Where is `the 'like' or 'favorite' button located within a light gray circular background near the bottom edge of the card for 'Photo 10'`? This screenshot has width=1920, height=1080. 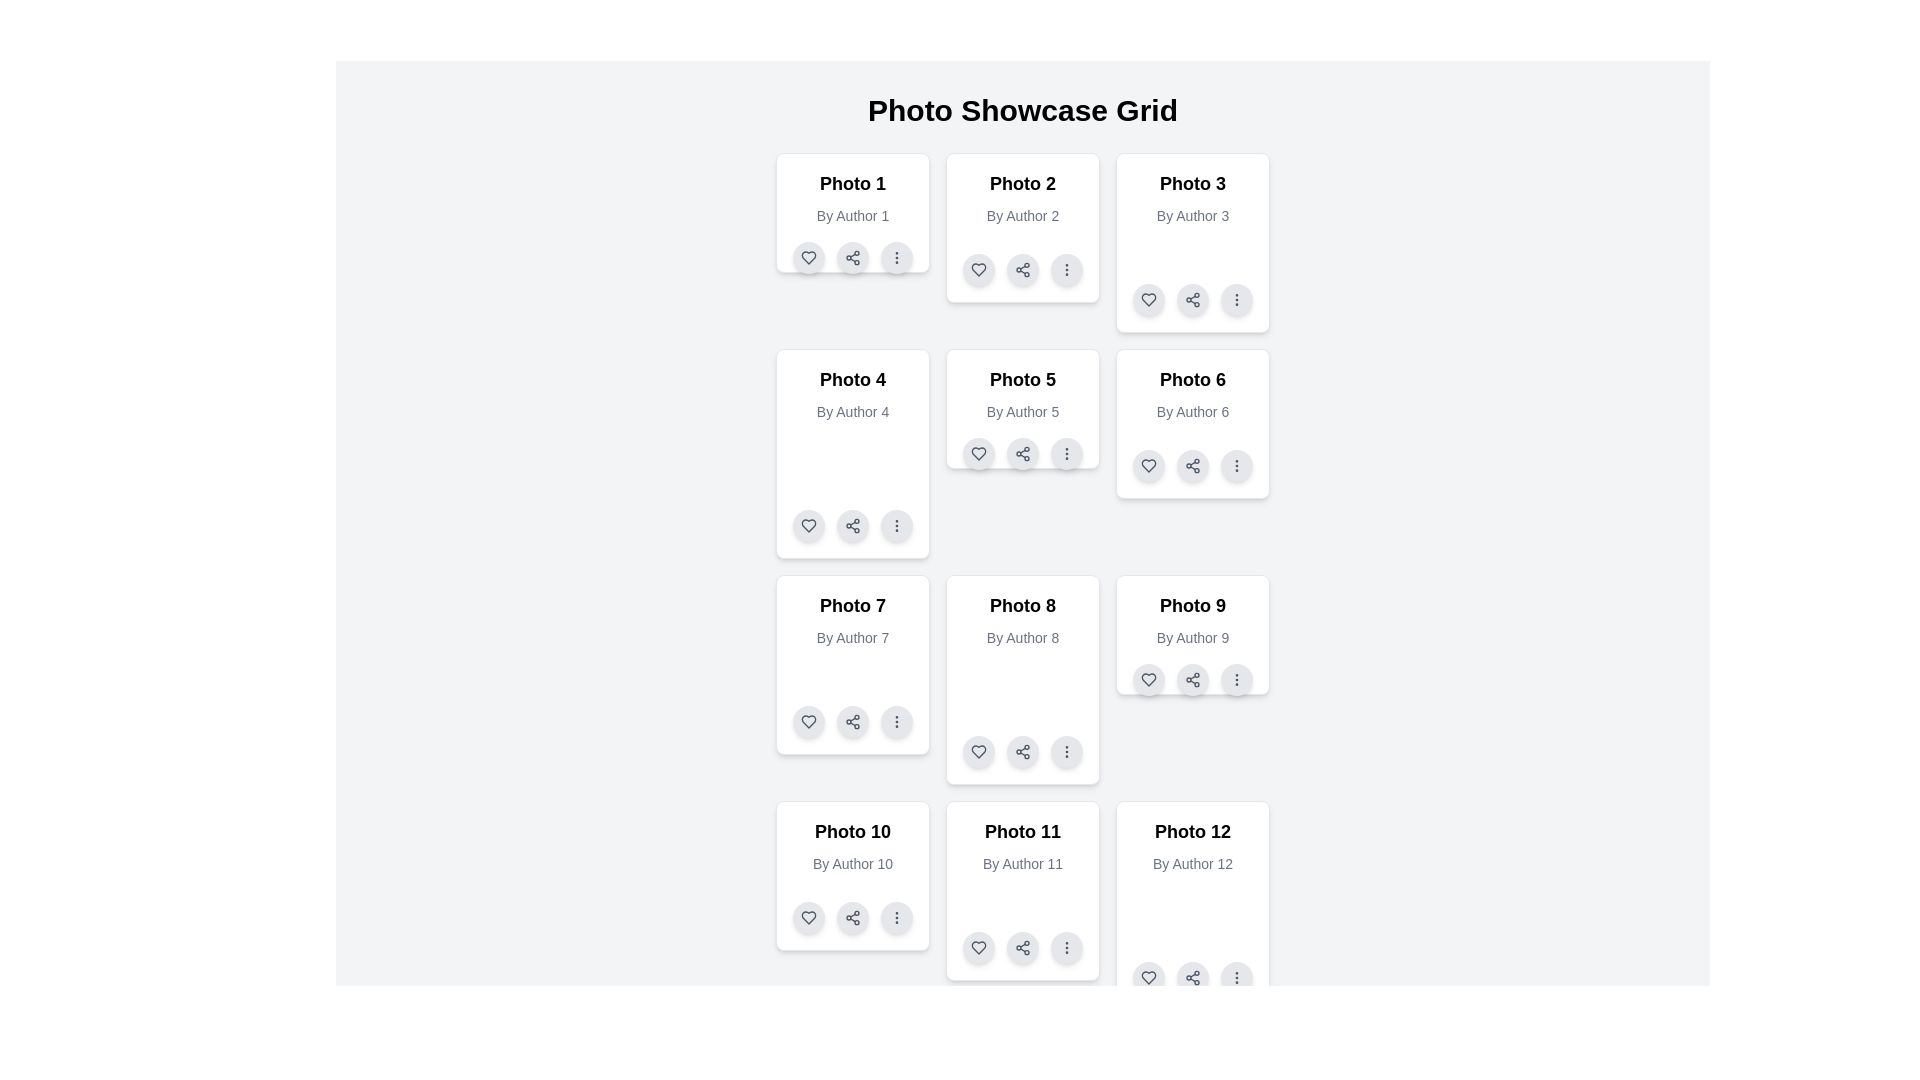 the 'like' or 'favorite' button located within a light gray circular background near the bottom edge of the card for 'Photo 10' is located at coordinates (809, 918).